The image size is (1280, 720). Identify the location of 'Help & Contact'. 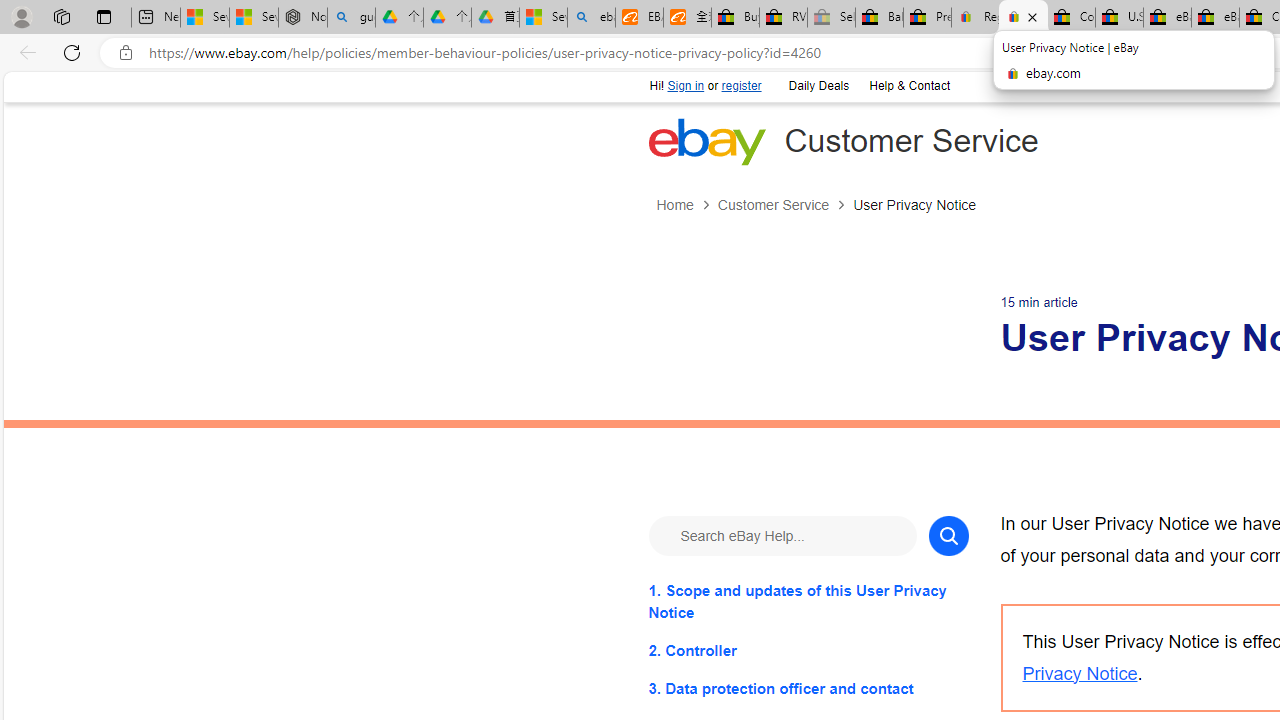
(907, 83).